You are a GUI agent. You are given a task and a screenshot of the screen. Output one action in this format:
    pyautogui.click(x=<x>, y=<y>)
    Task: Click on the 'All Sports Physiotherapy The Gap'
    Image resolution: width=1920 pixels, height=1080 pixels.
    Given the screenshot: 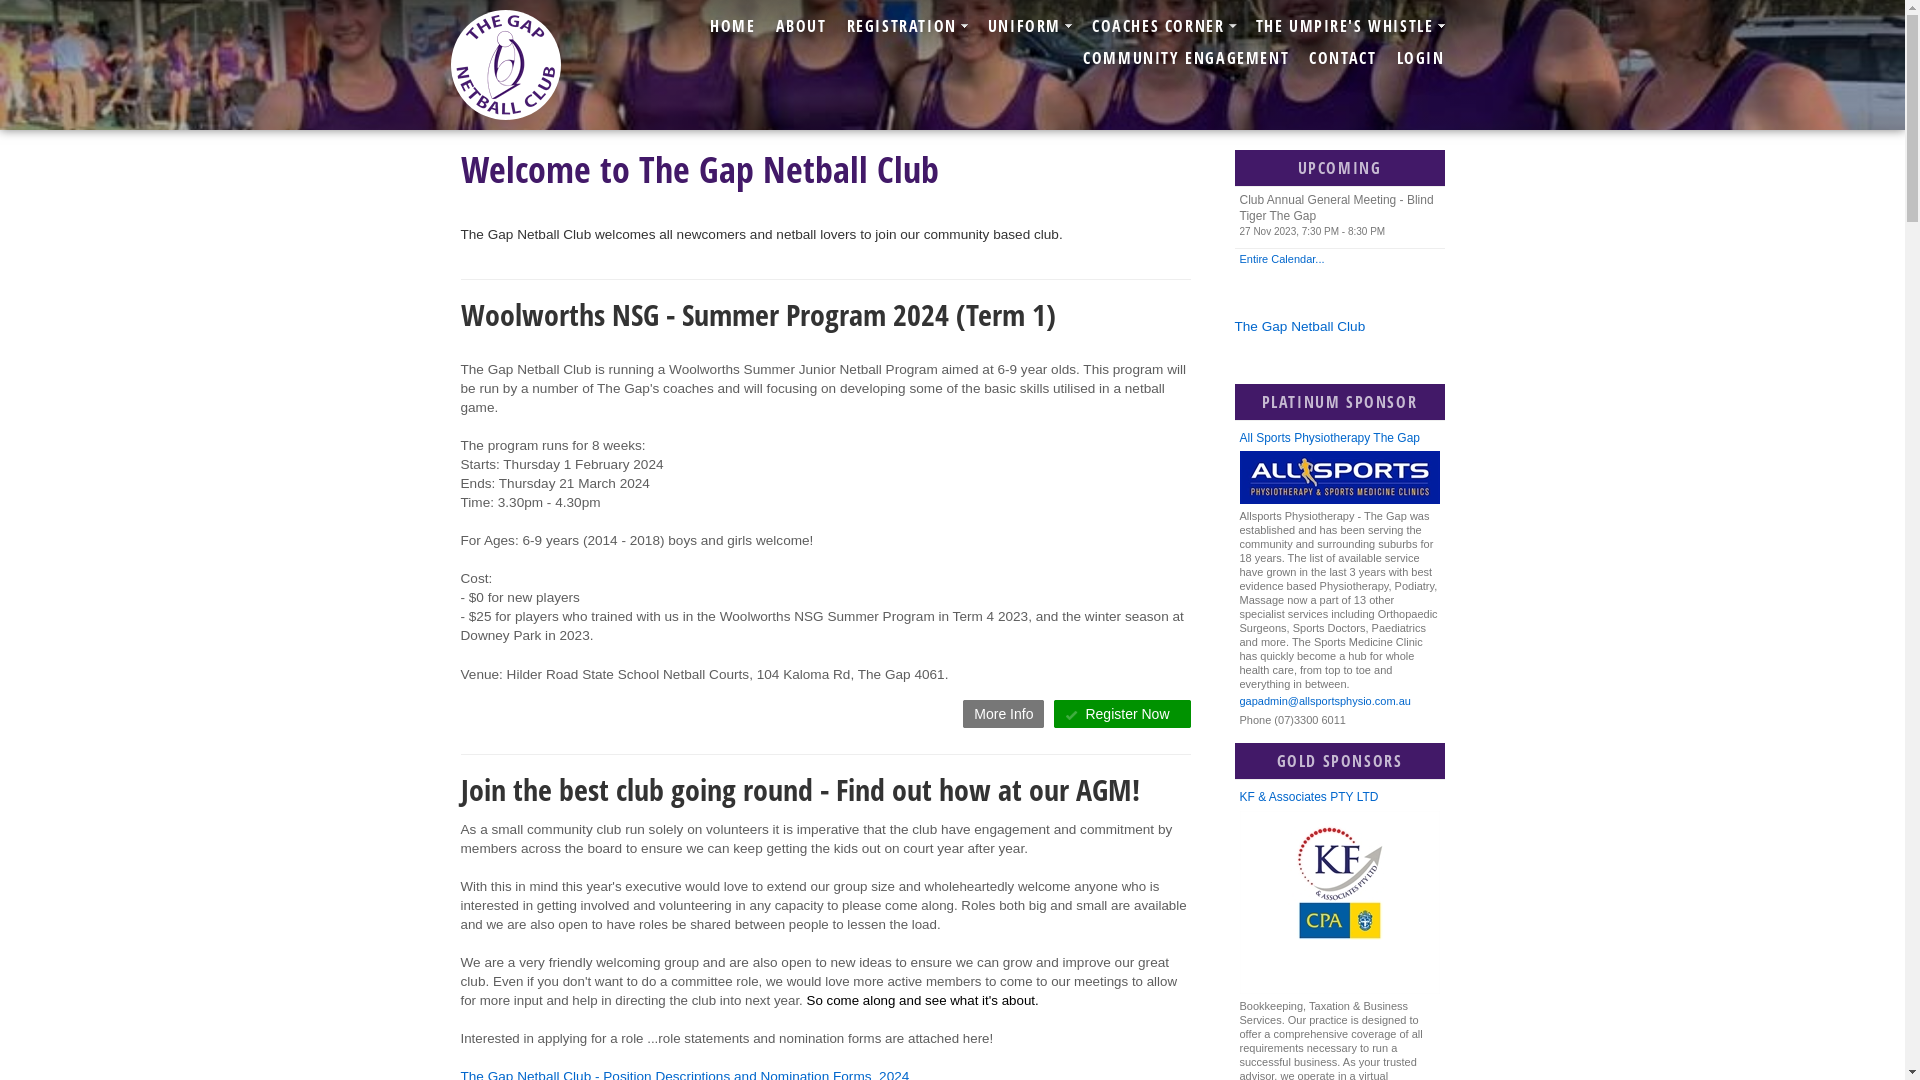 What is the action you would take?
    pyautogui.click(x=1339, y=438)
    